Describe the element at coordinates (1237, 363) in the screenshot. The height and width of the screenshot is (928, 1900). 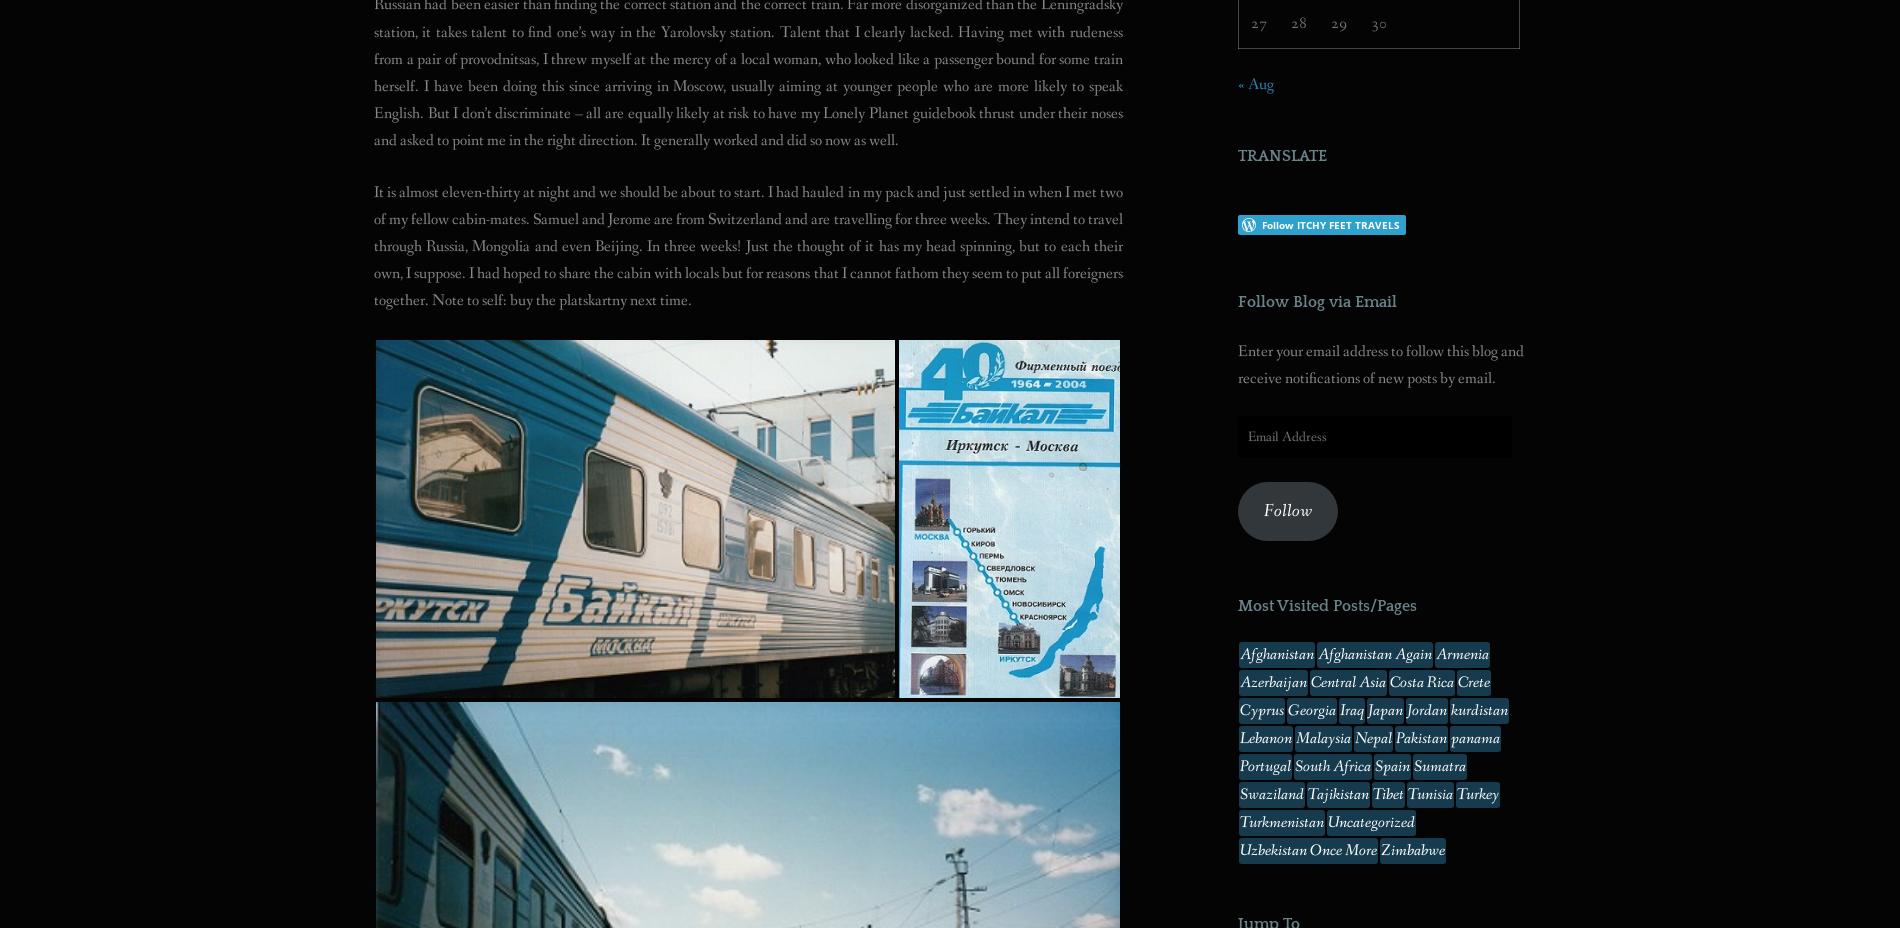
I see `'Enter your email address to follow this blog and receive notifications of new posts by email.'` at that location.